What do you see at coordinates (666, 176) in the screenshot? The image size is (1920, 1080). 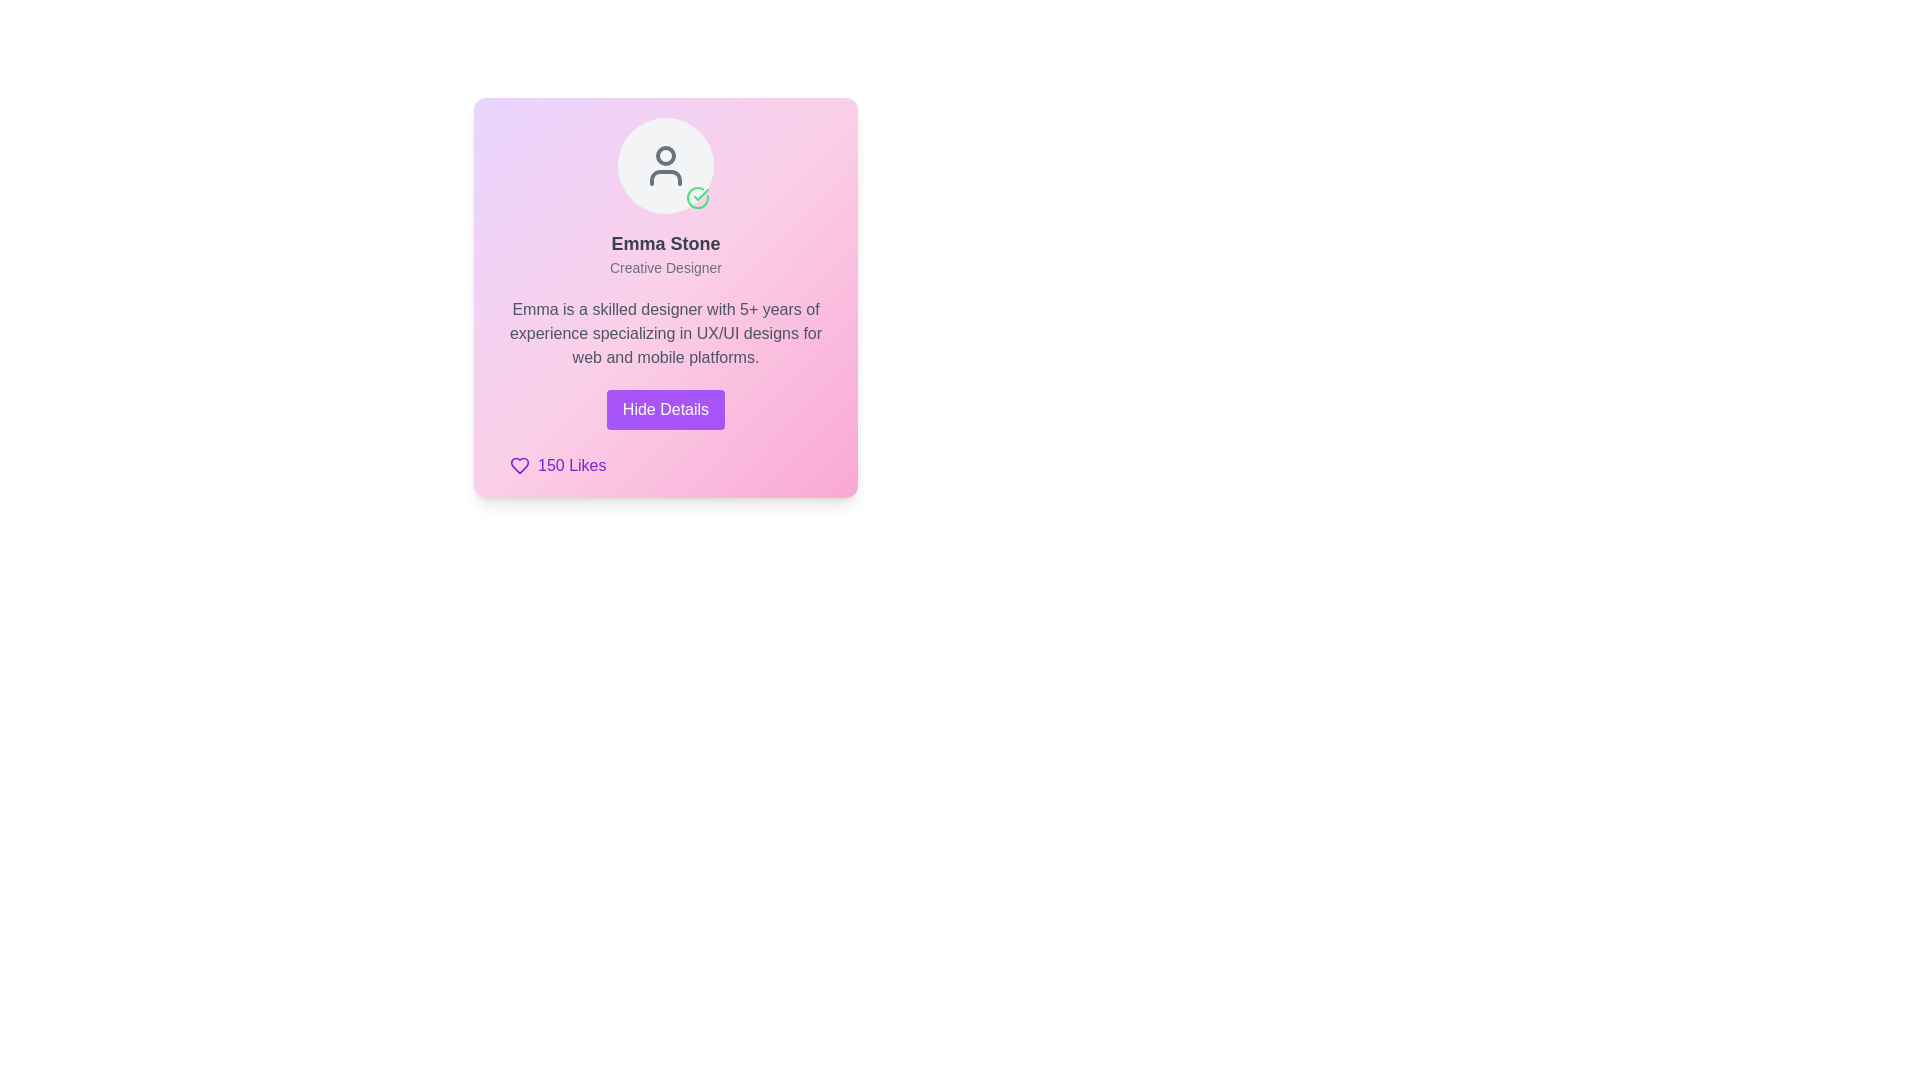 I see `the curved rectangular shape at the bottom of the user icon representing 'Emma Stone' within a card-like design` at bounding box center [666, 176].